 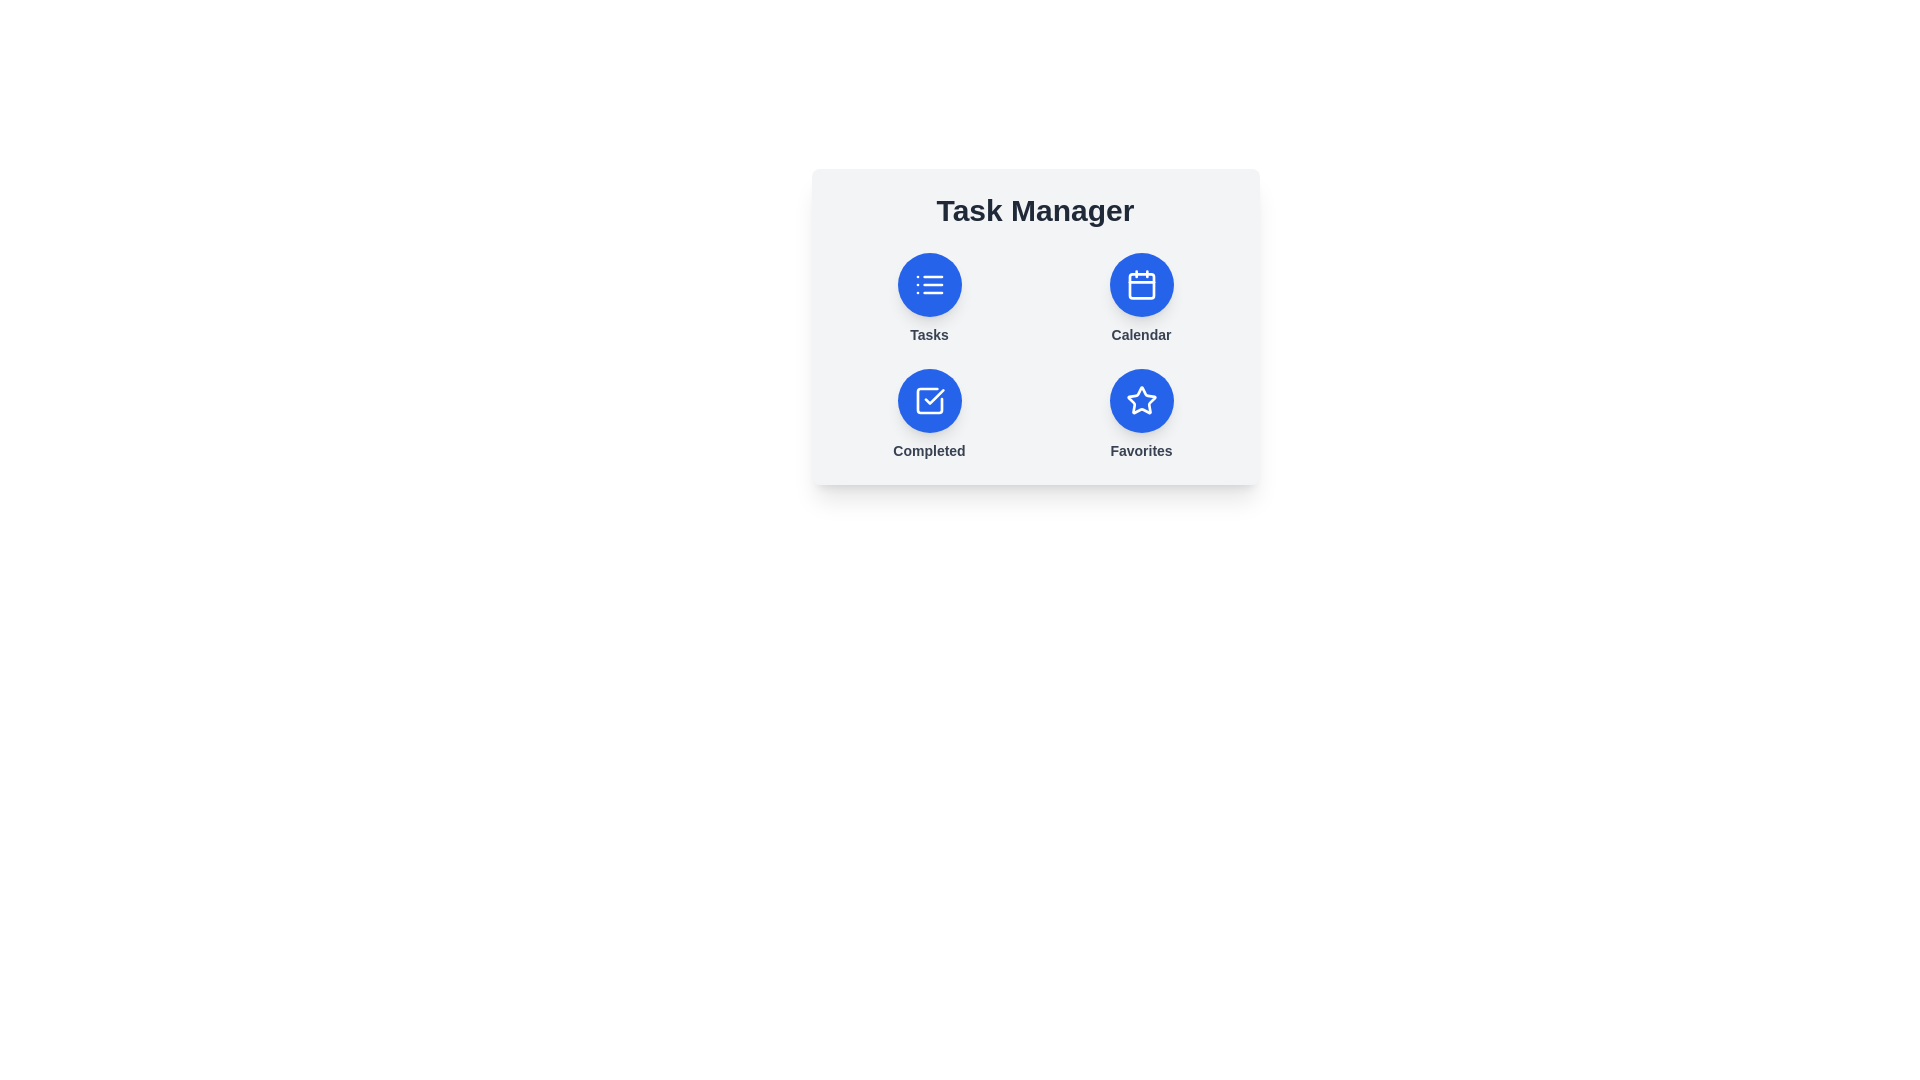 I want to click on the text label displaying 'Favorites' in bold grayish font located under the blue circular star icon in the bottom-right quadrant of the interface, so click(x=1141, y=451).